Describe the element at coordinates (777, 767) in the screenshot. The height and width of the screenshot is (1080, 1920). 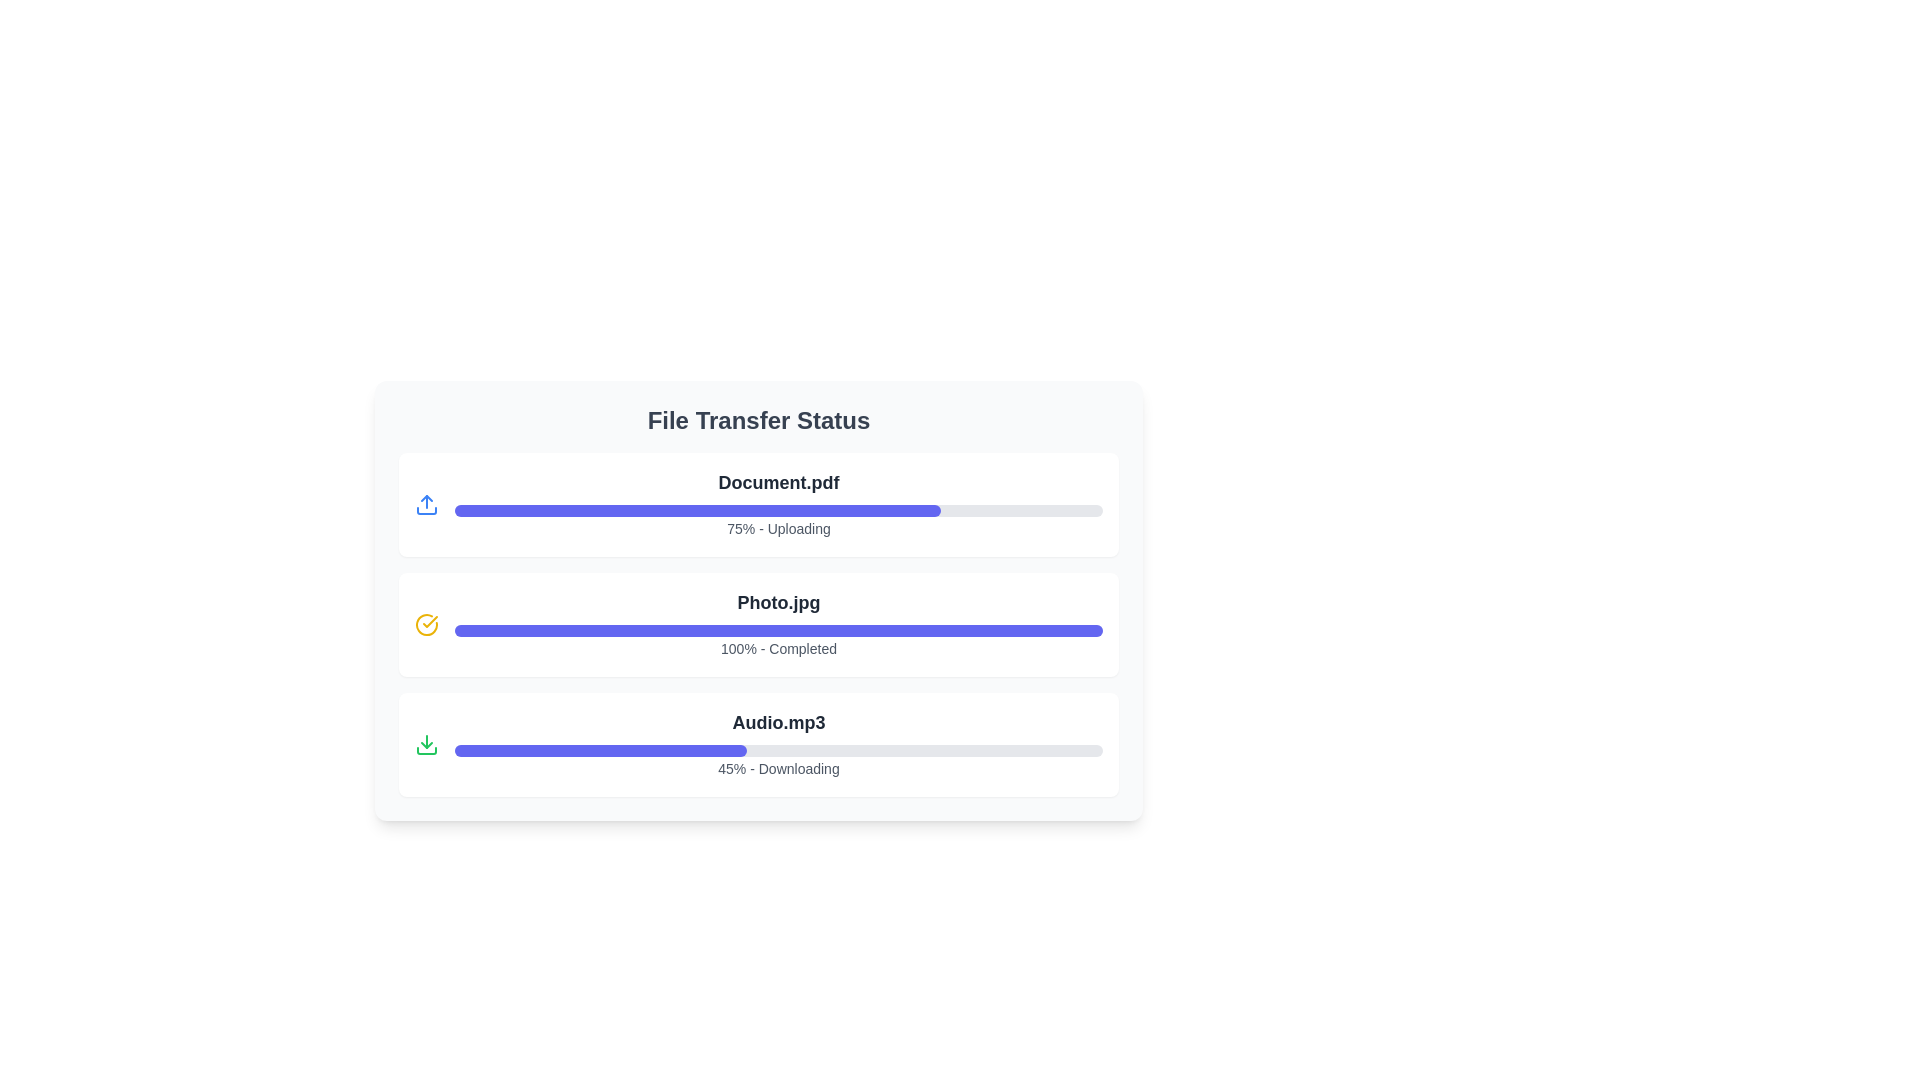
I see `the Text Display element that shows the file transfer progress for 'Audio.mp3', located beneath its label and progress bar in the file transfer status interface` at that location.